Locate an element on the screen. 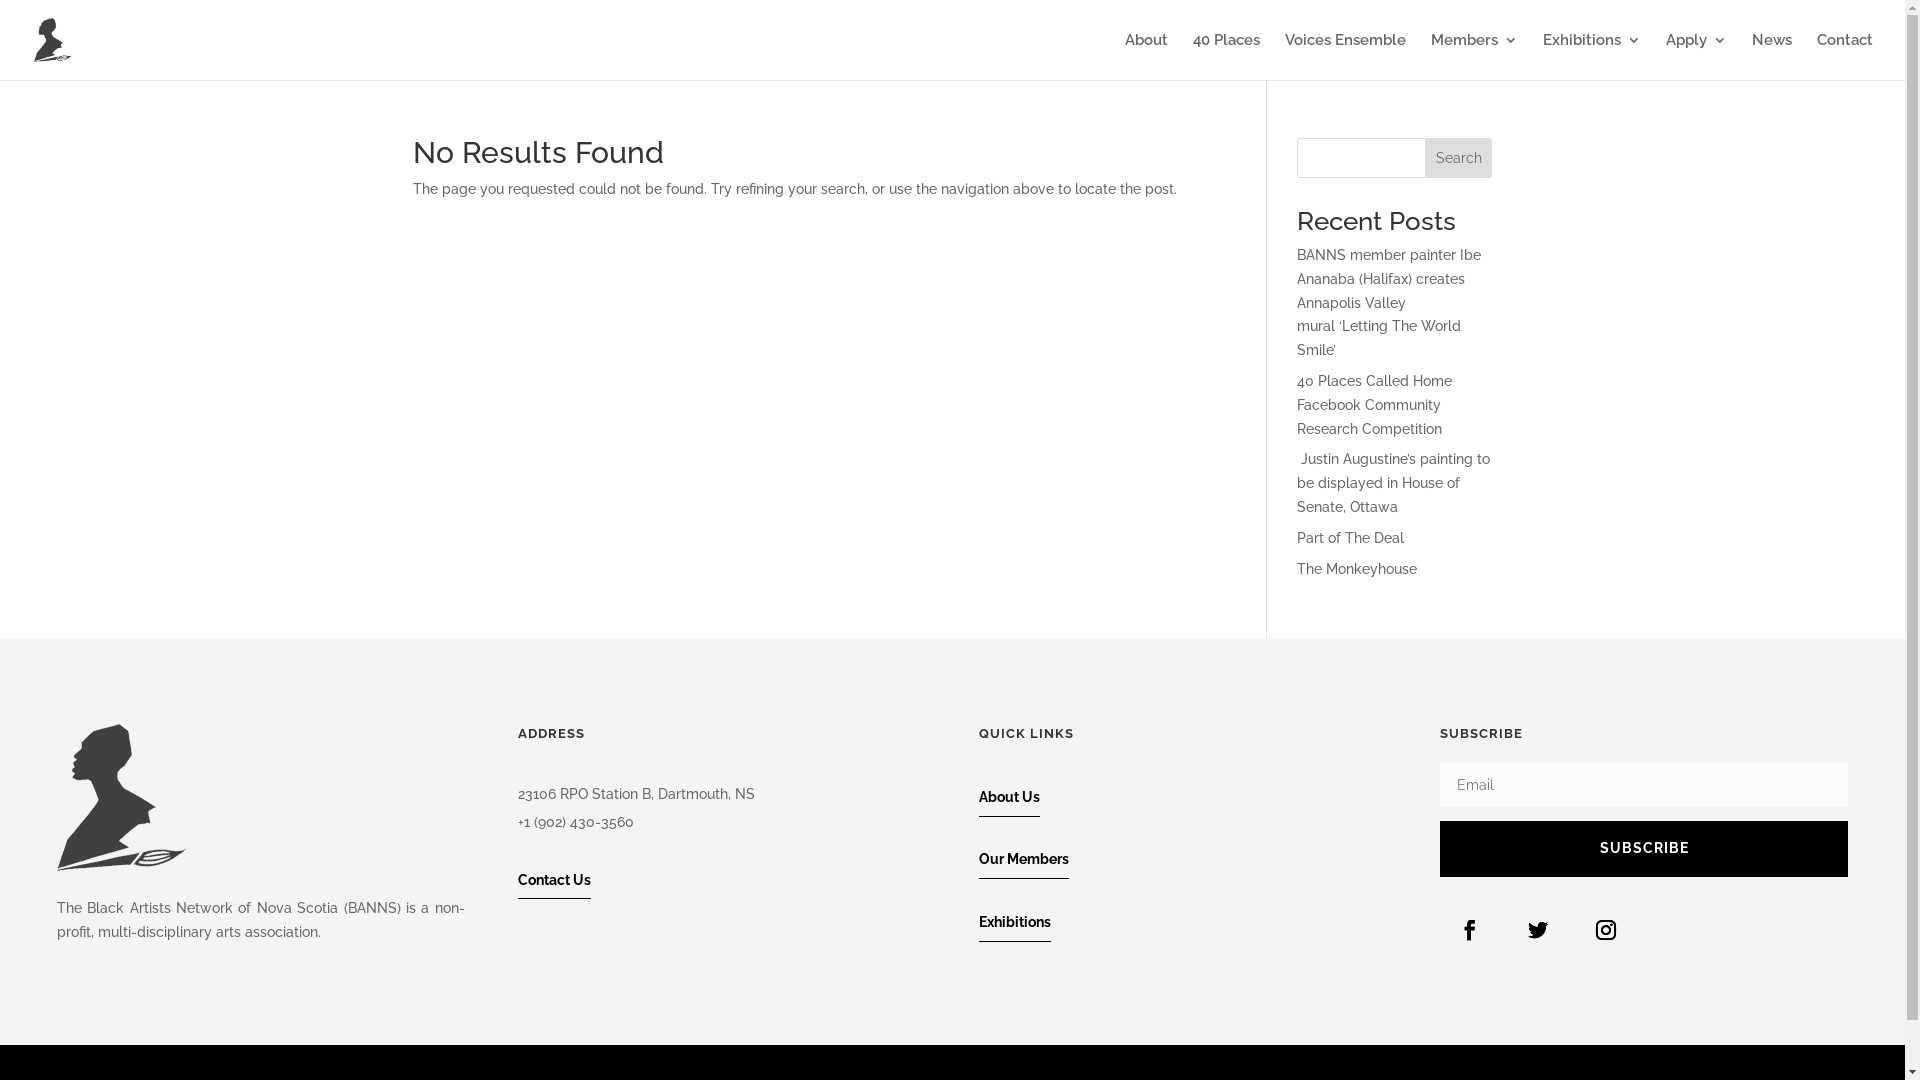 This screenshot has width=1920, height=1080. 'Contact' is located at coordinates (1817, 55).